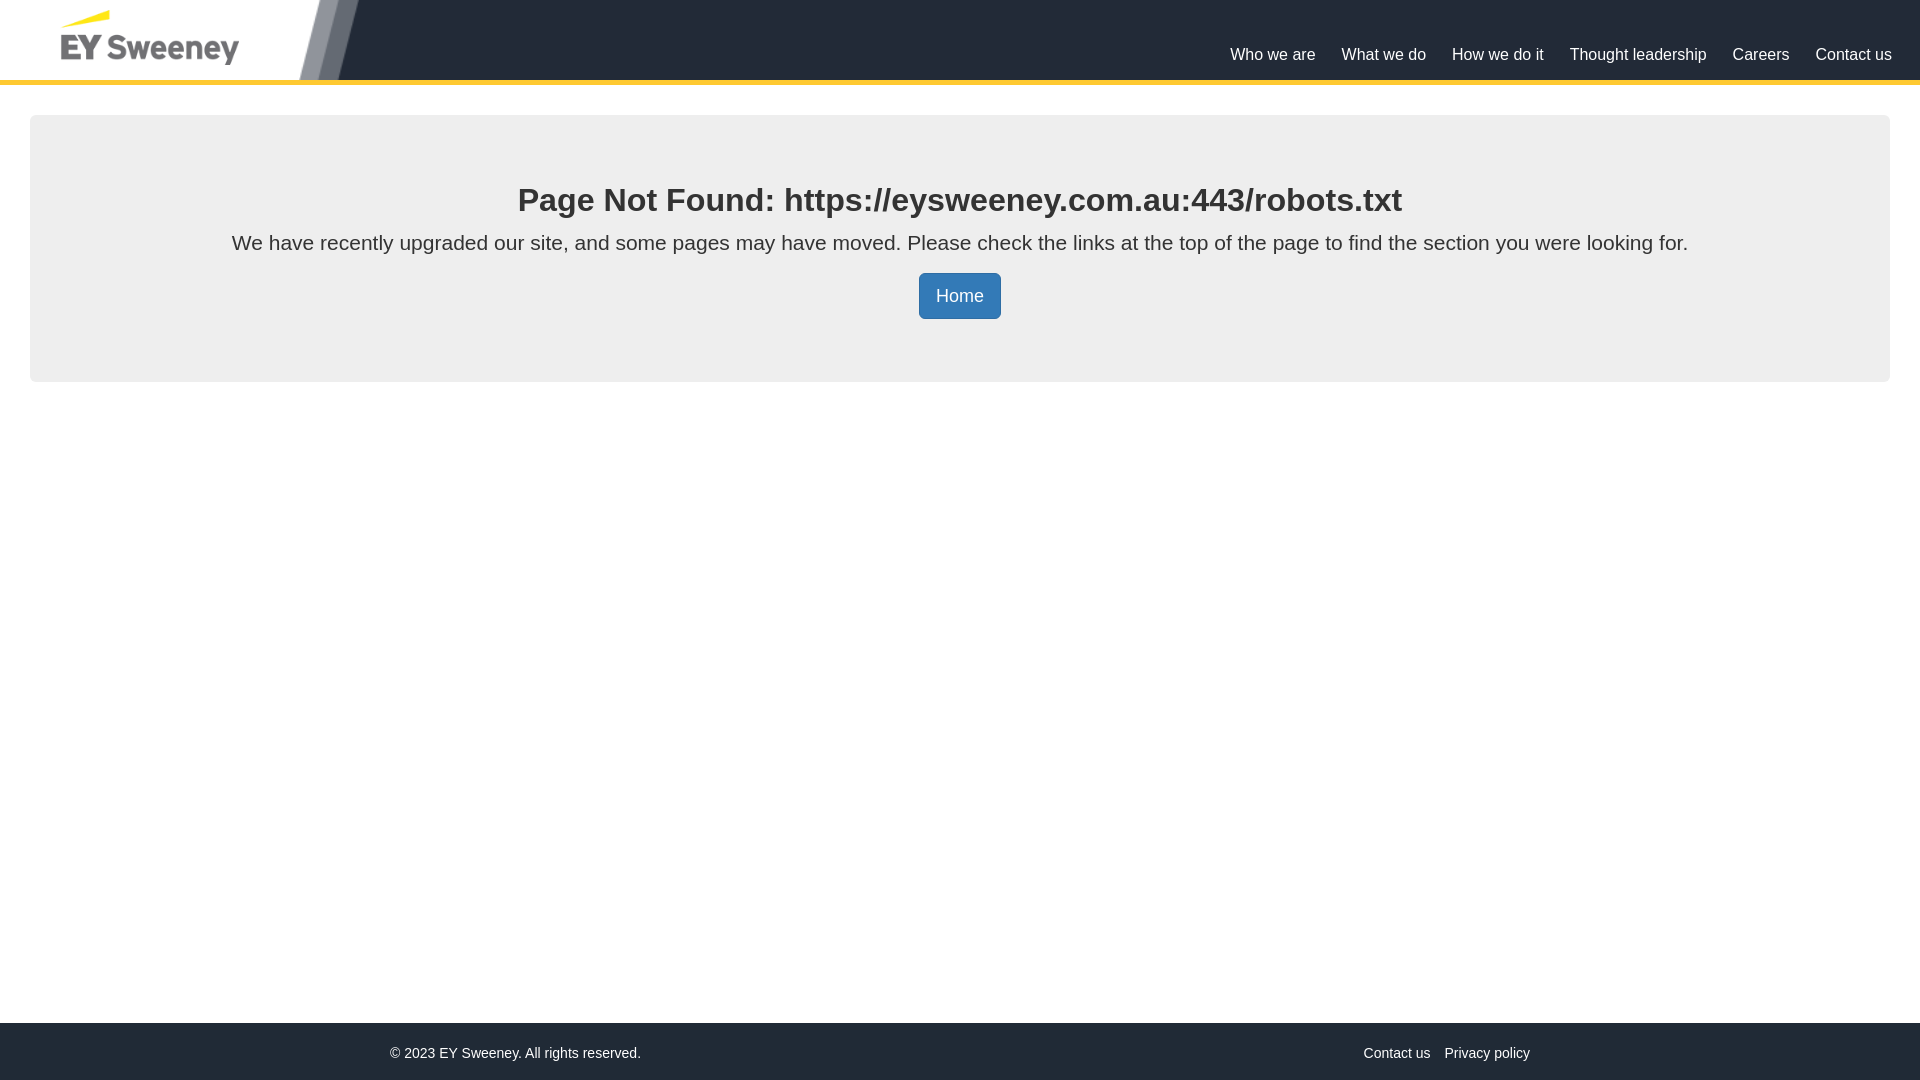  What do you see at coordinates (1487, 1052) in the screenshot?
I see `'Privacy policy'` at bounding box center [1487, 1052].